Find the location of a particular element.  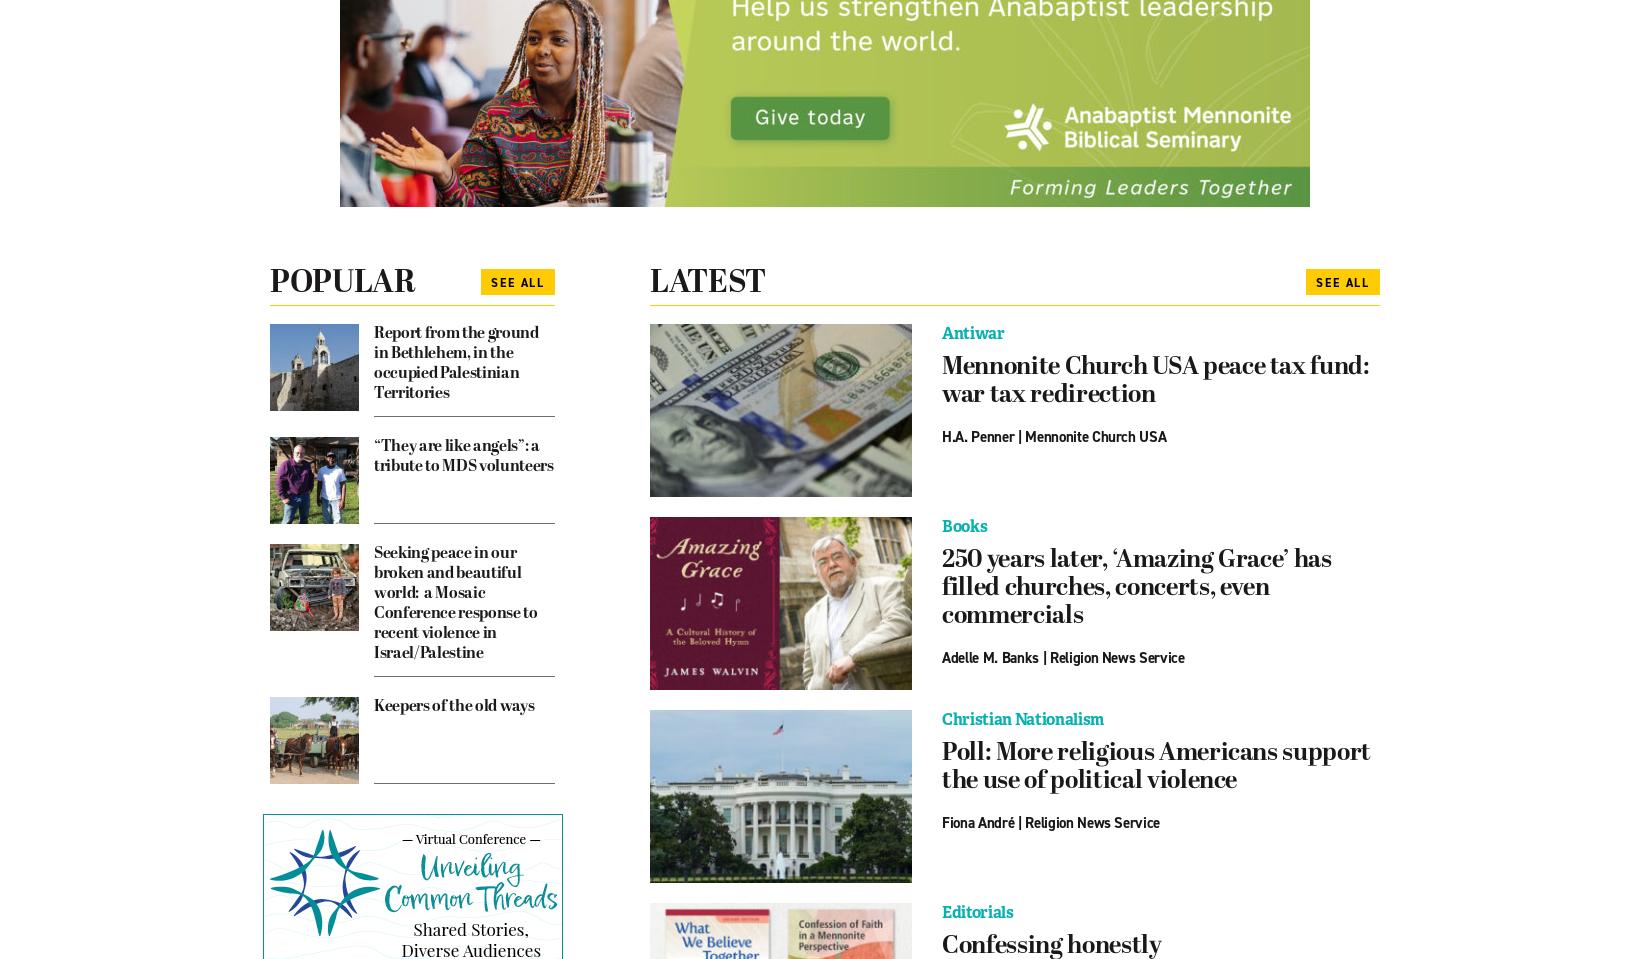

'Books' is located at coordinates (964, 525).